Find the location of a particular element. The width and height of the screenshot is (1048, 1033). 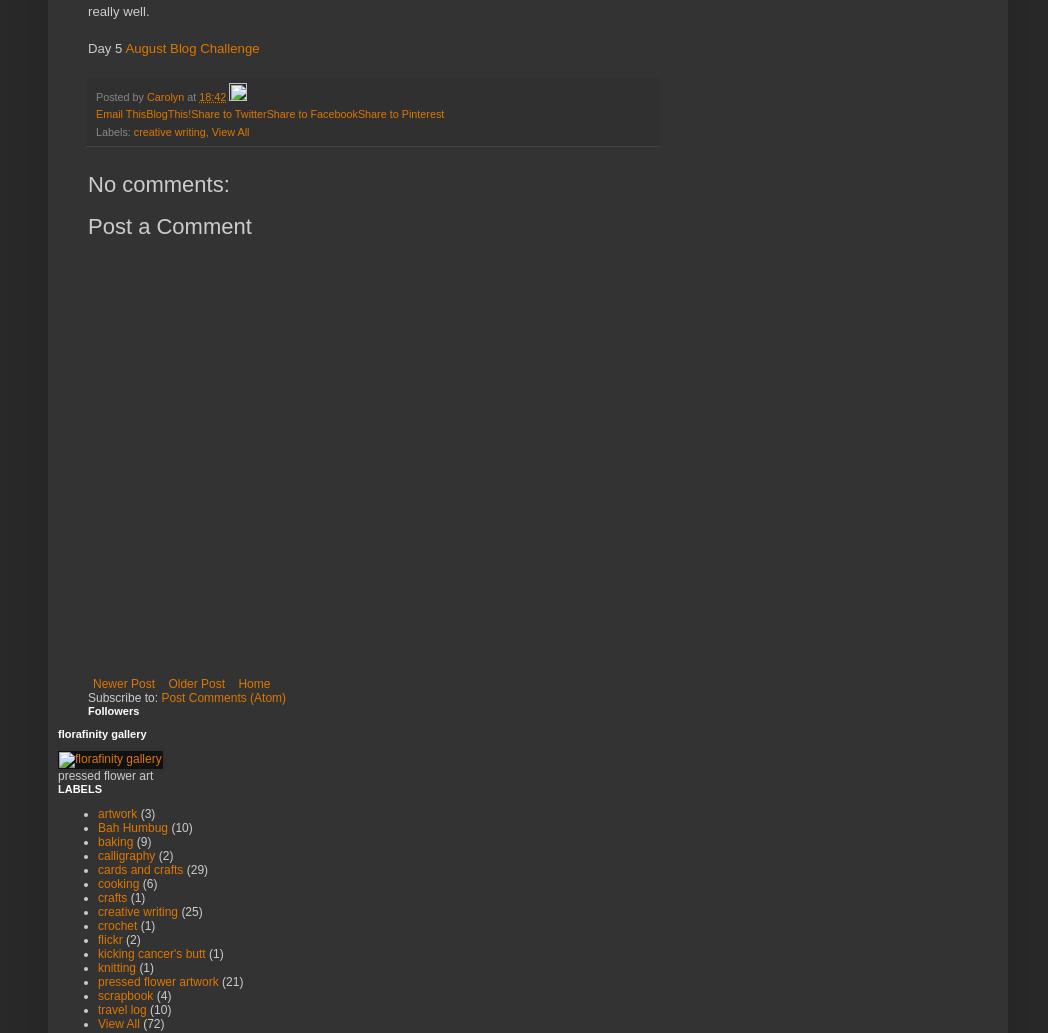

'at' is located at coordinates (192, 96).